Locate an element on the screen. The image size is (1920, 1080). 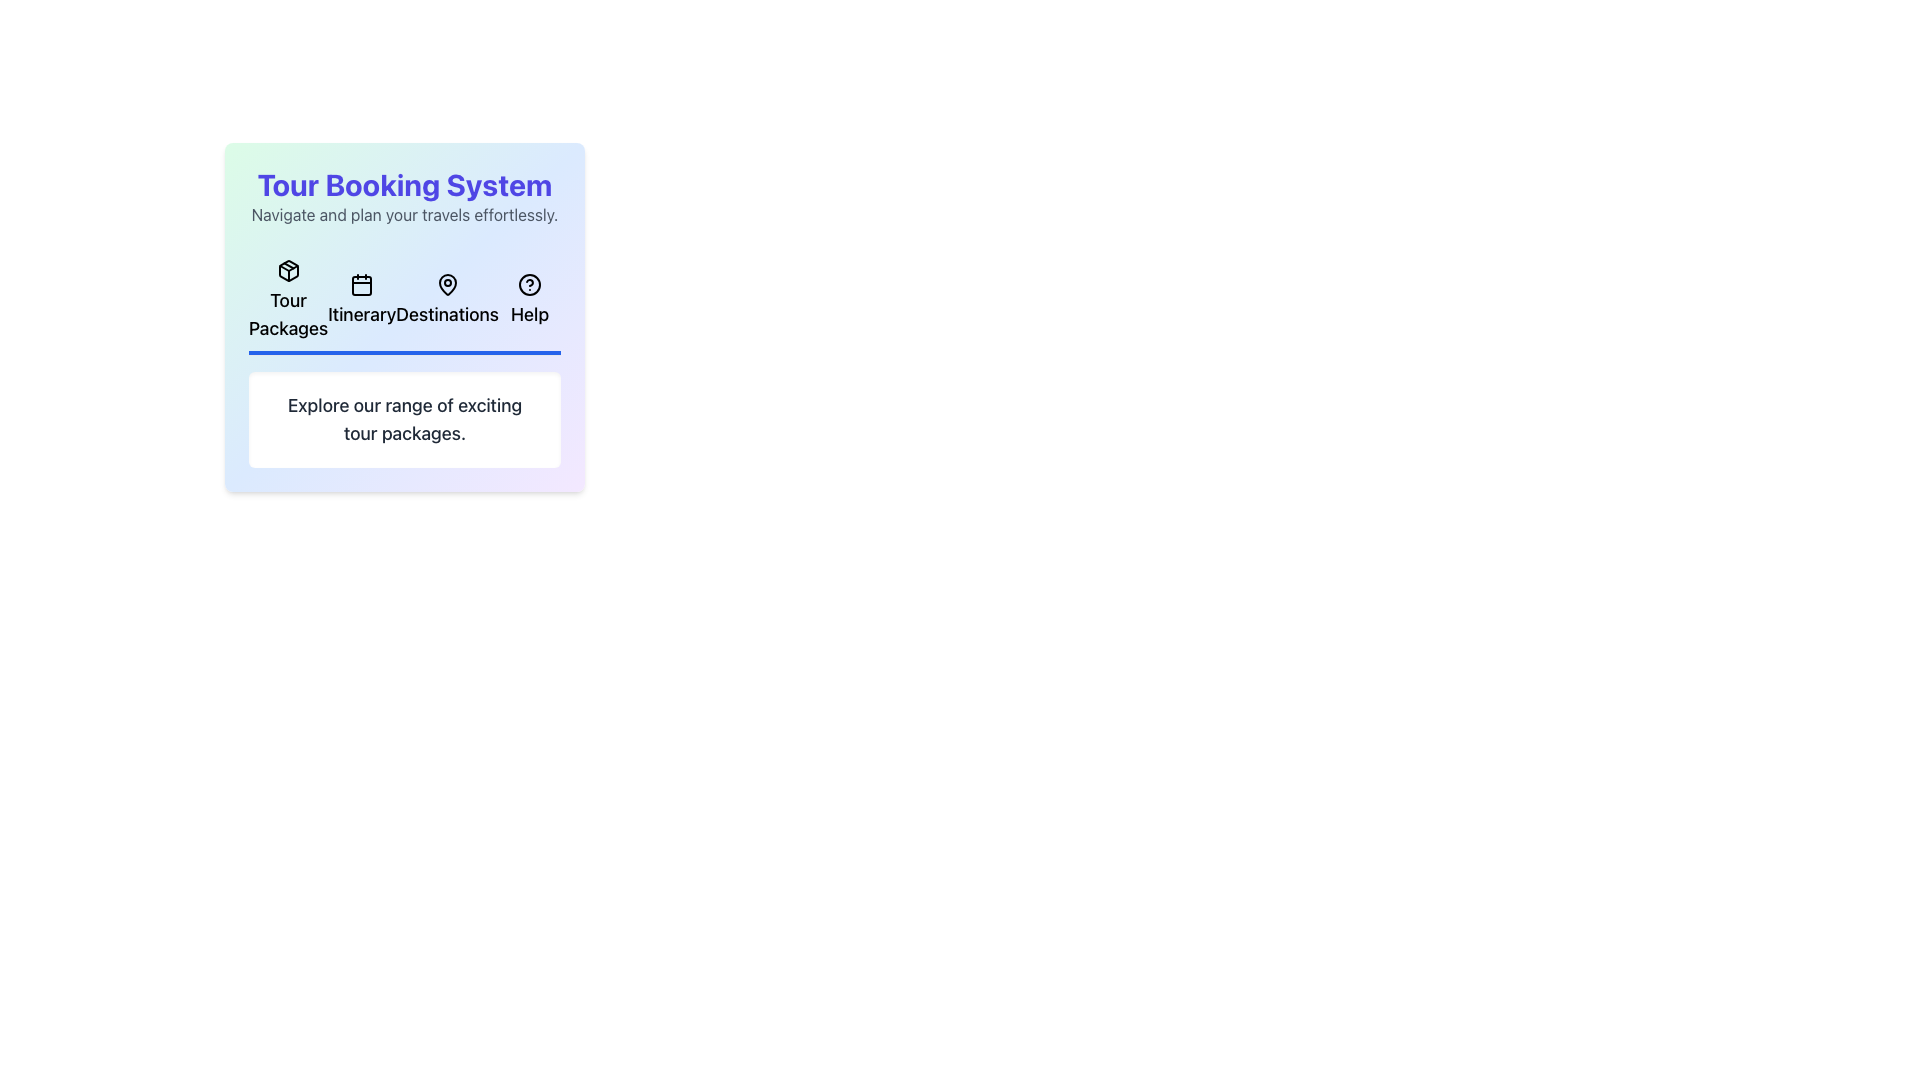
the Navigation Menu is located at coordinates (403, 303).